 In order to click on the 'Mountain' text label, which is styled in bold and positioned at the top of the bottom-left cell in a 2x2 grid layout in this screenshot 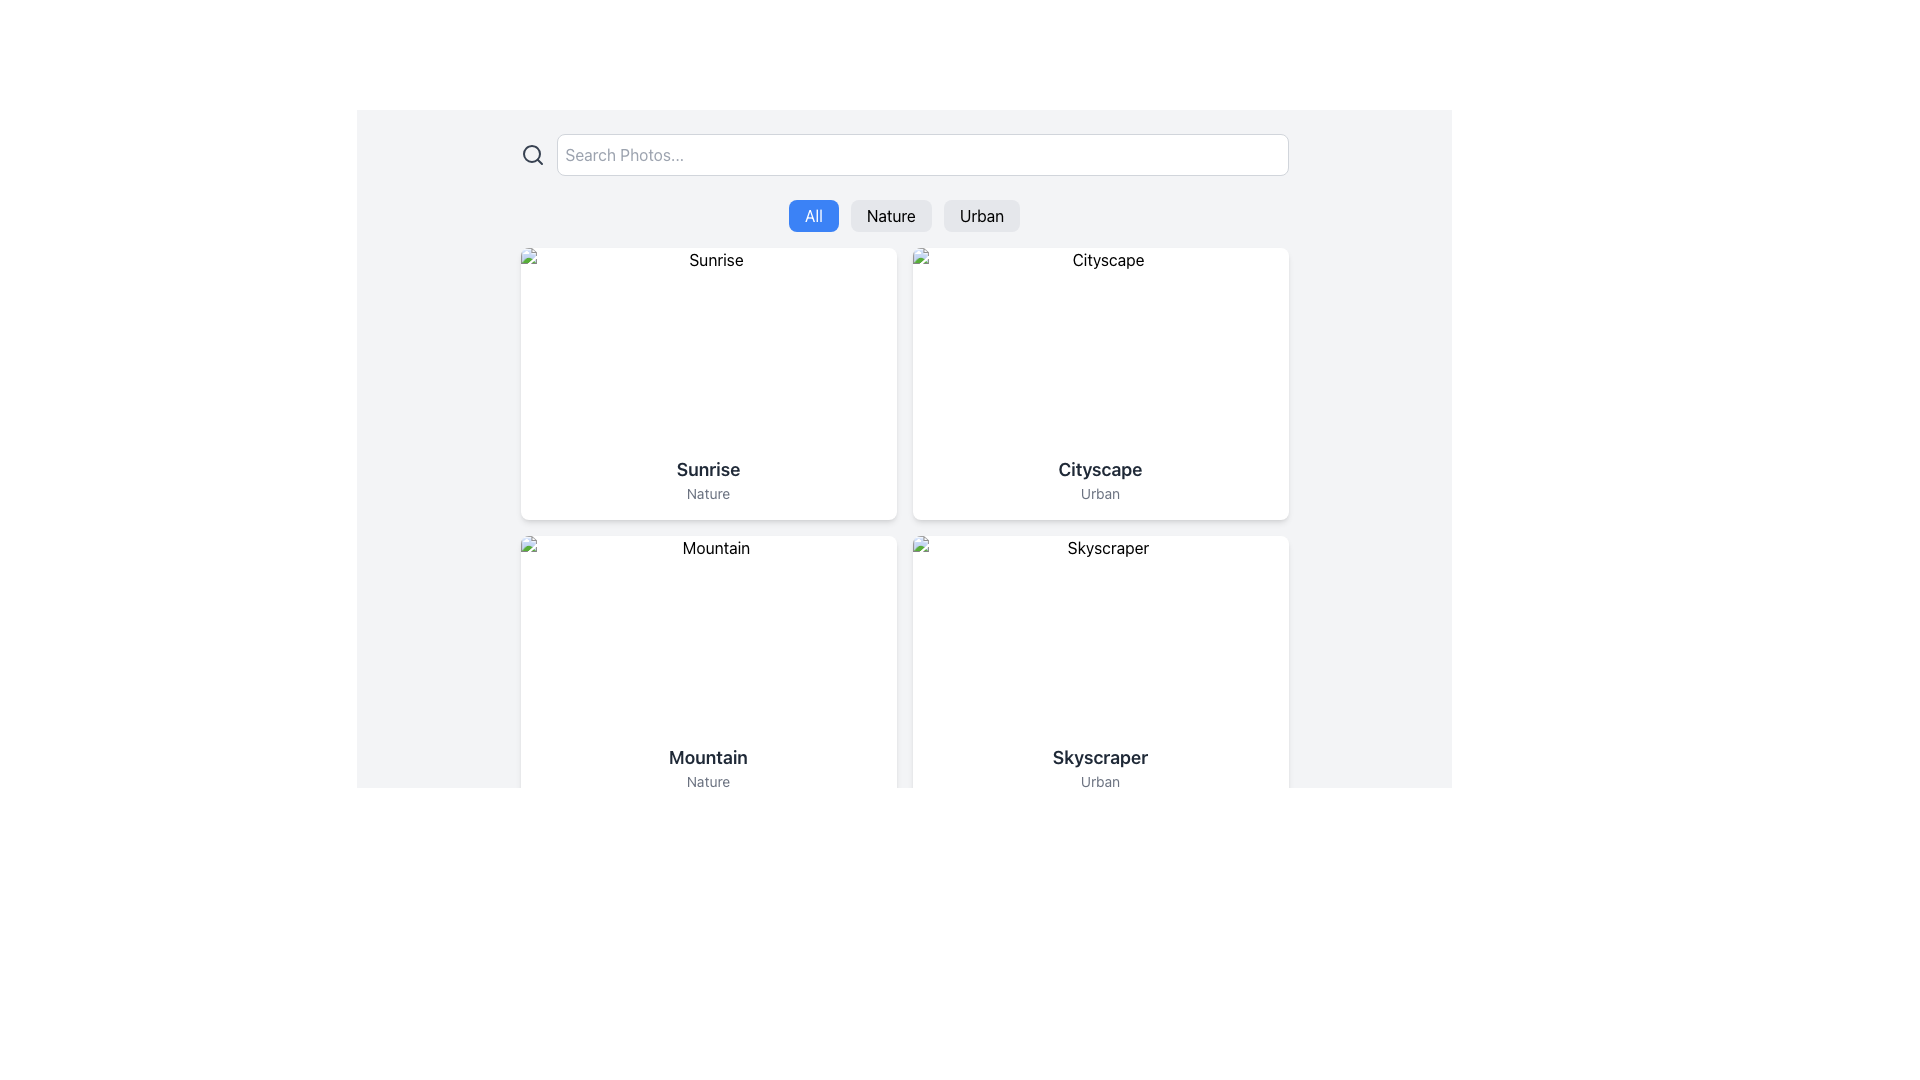, I will do `click(708, 758)`.